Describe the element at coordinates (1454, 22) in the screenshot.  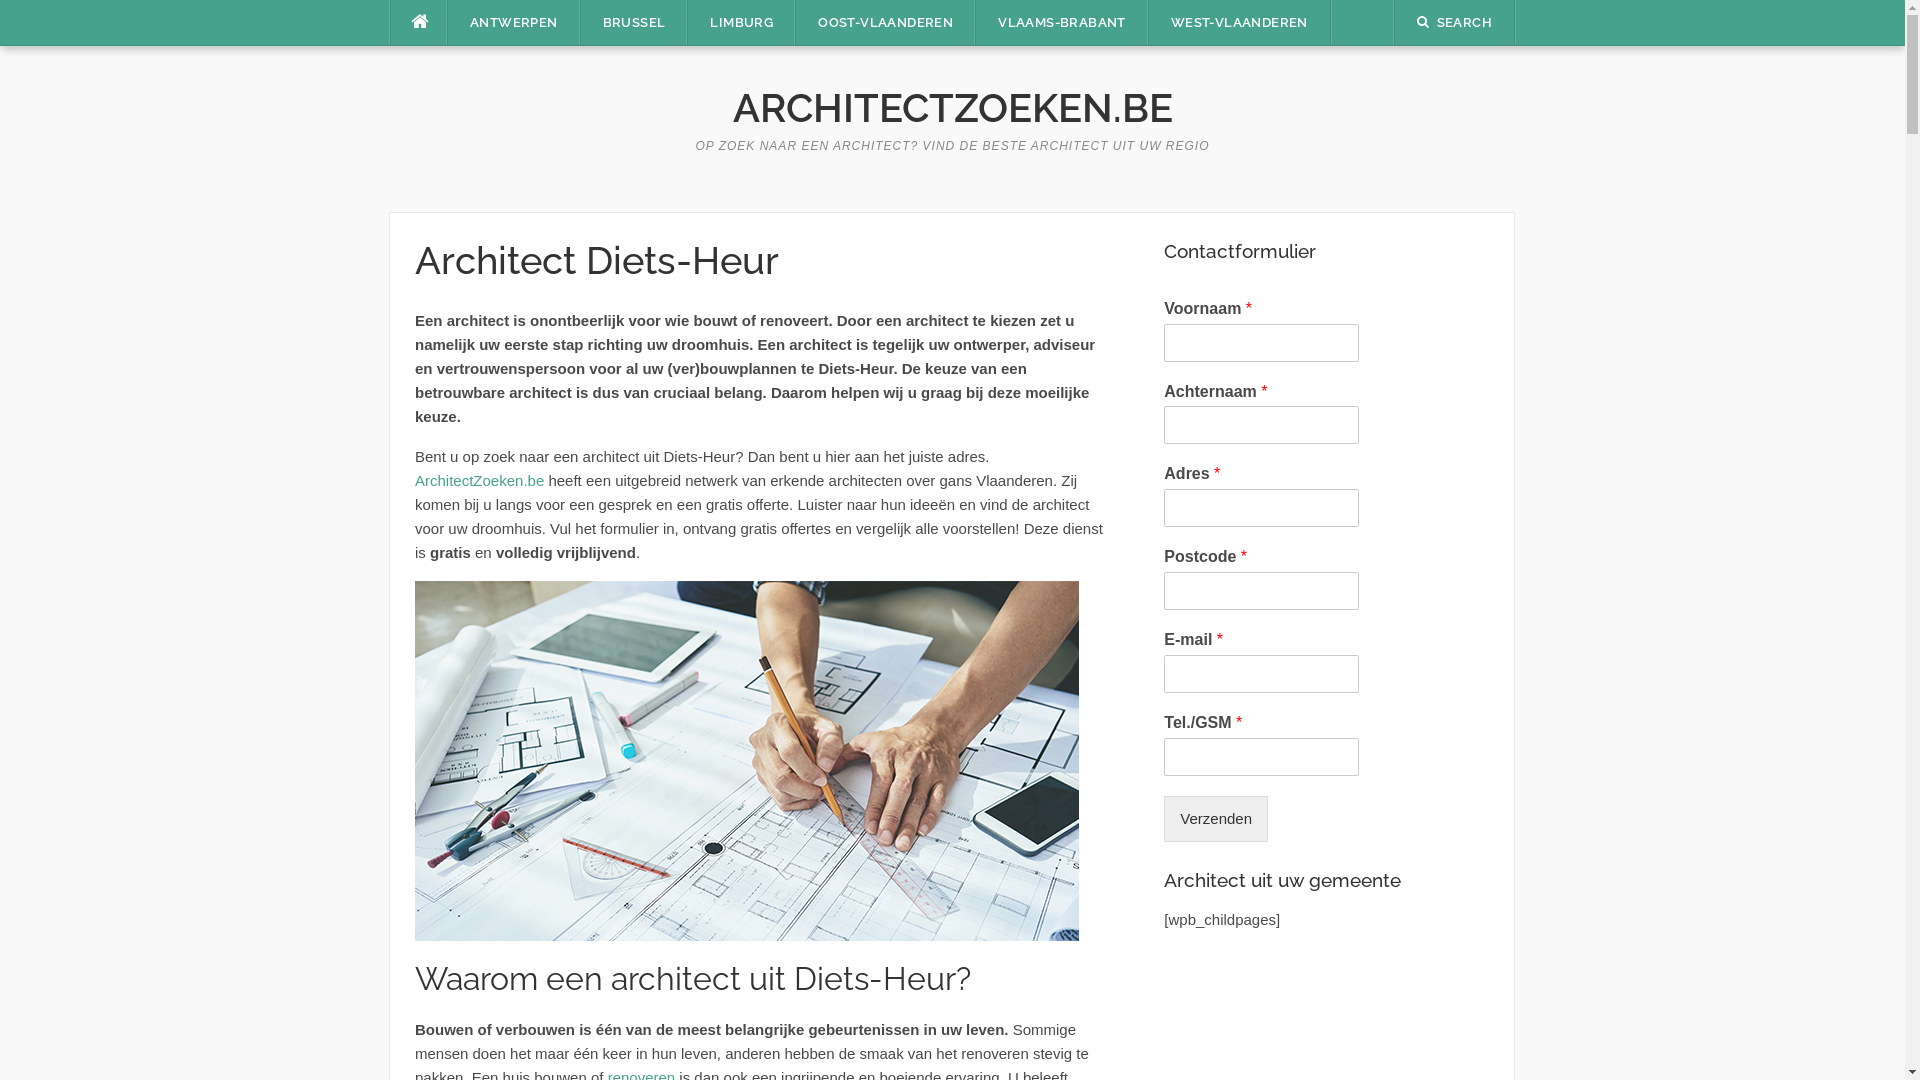
I see `'SEARCH'` at that location.